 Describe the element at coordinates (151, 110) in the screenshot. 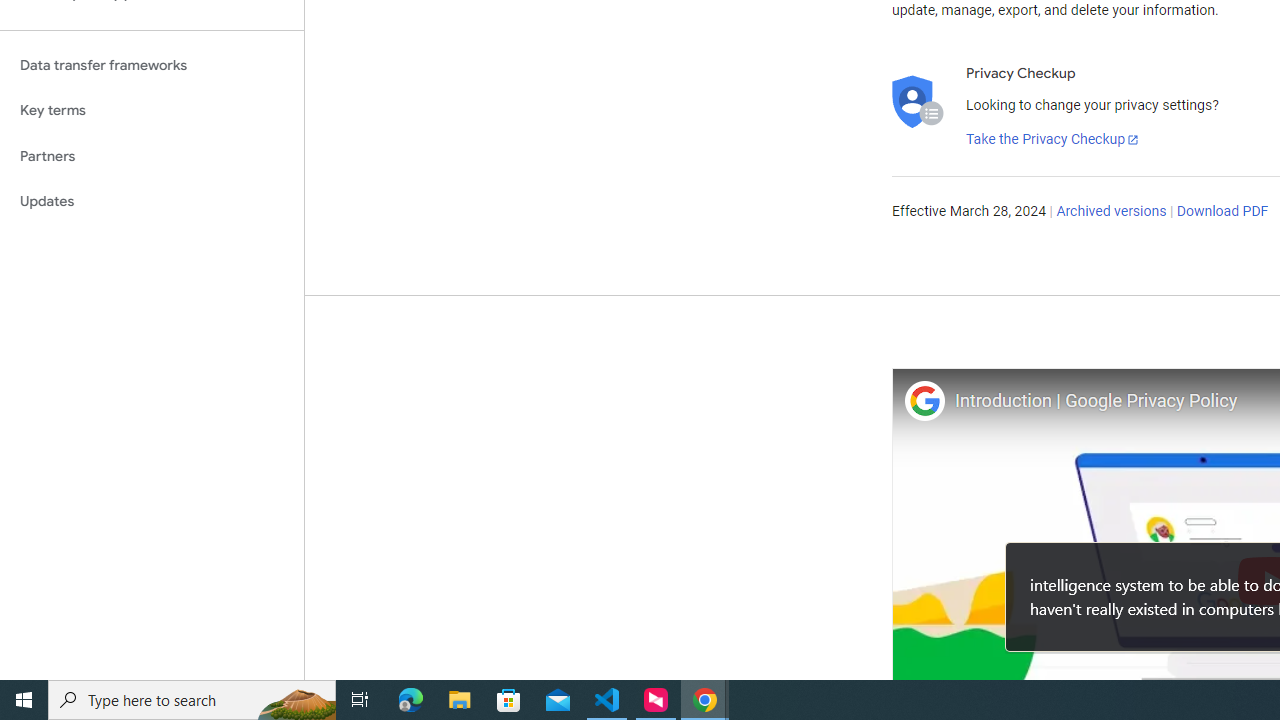

I see `'Key terms'` at that location.